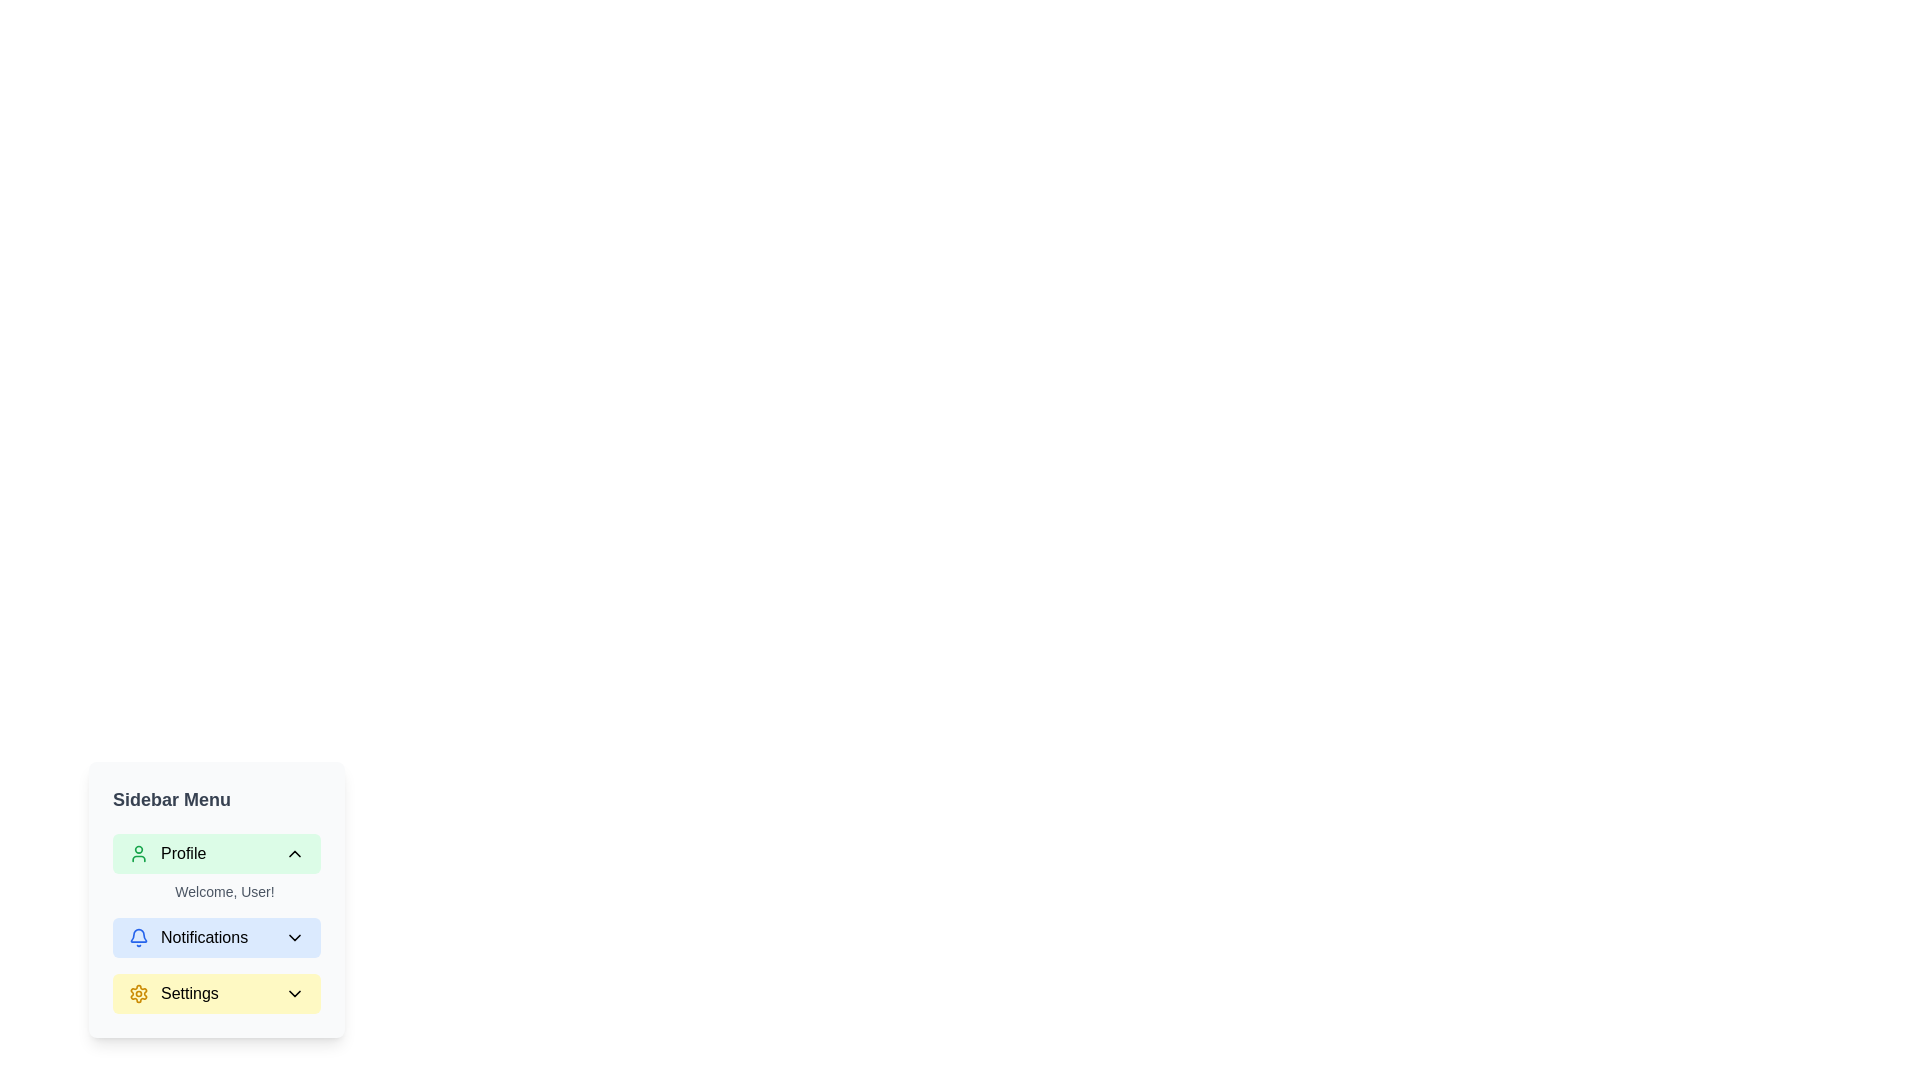  Describe the element at coordinates (167, 853) in the screenshot. I see `the 'Profile' text label in the sidebar menu, which is used for navigating to the user's profile section` at that location.